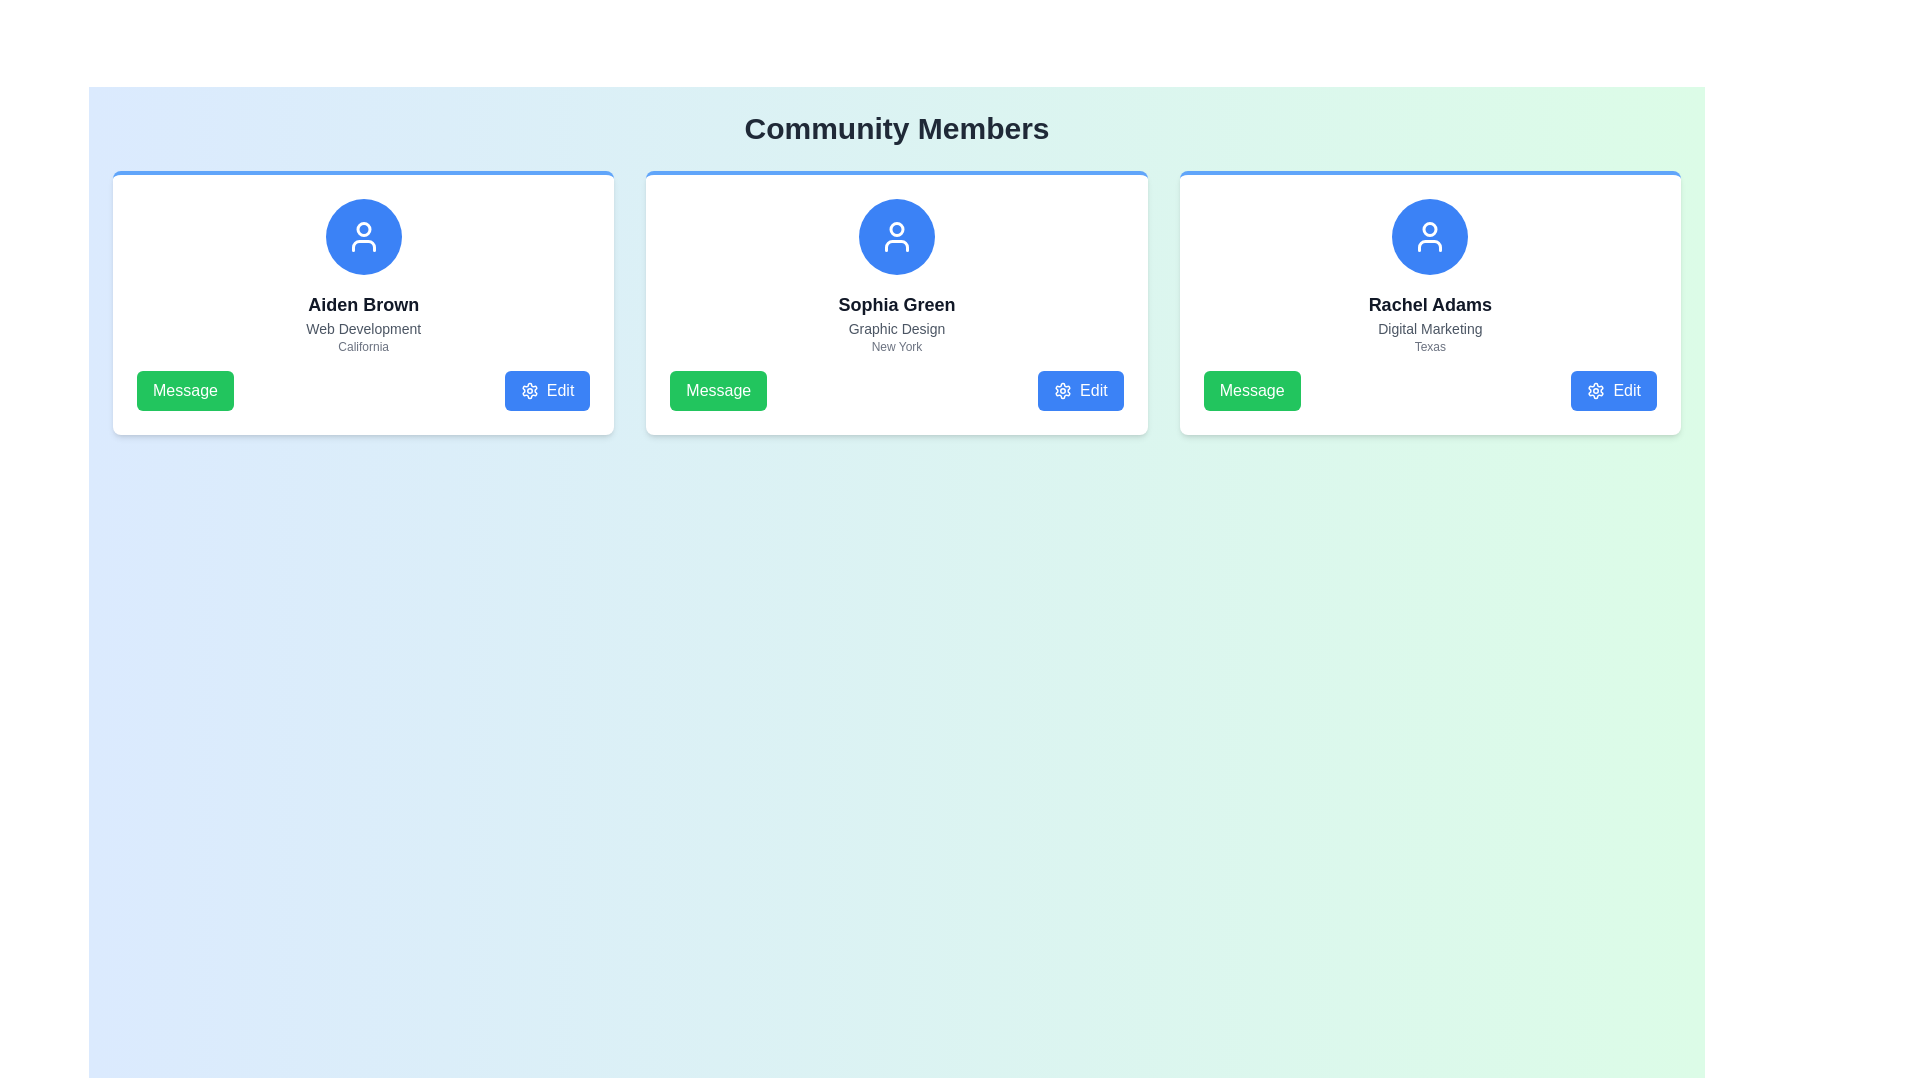 The image size is (1920, 1080). Describe the element at coordinates (1429, 235) in the screenshot. I see `the user account SVG icon located at the top-center of the card for 'Rachel Adams', characterized by a white icon on a blue circular background` at that location.